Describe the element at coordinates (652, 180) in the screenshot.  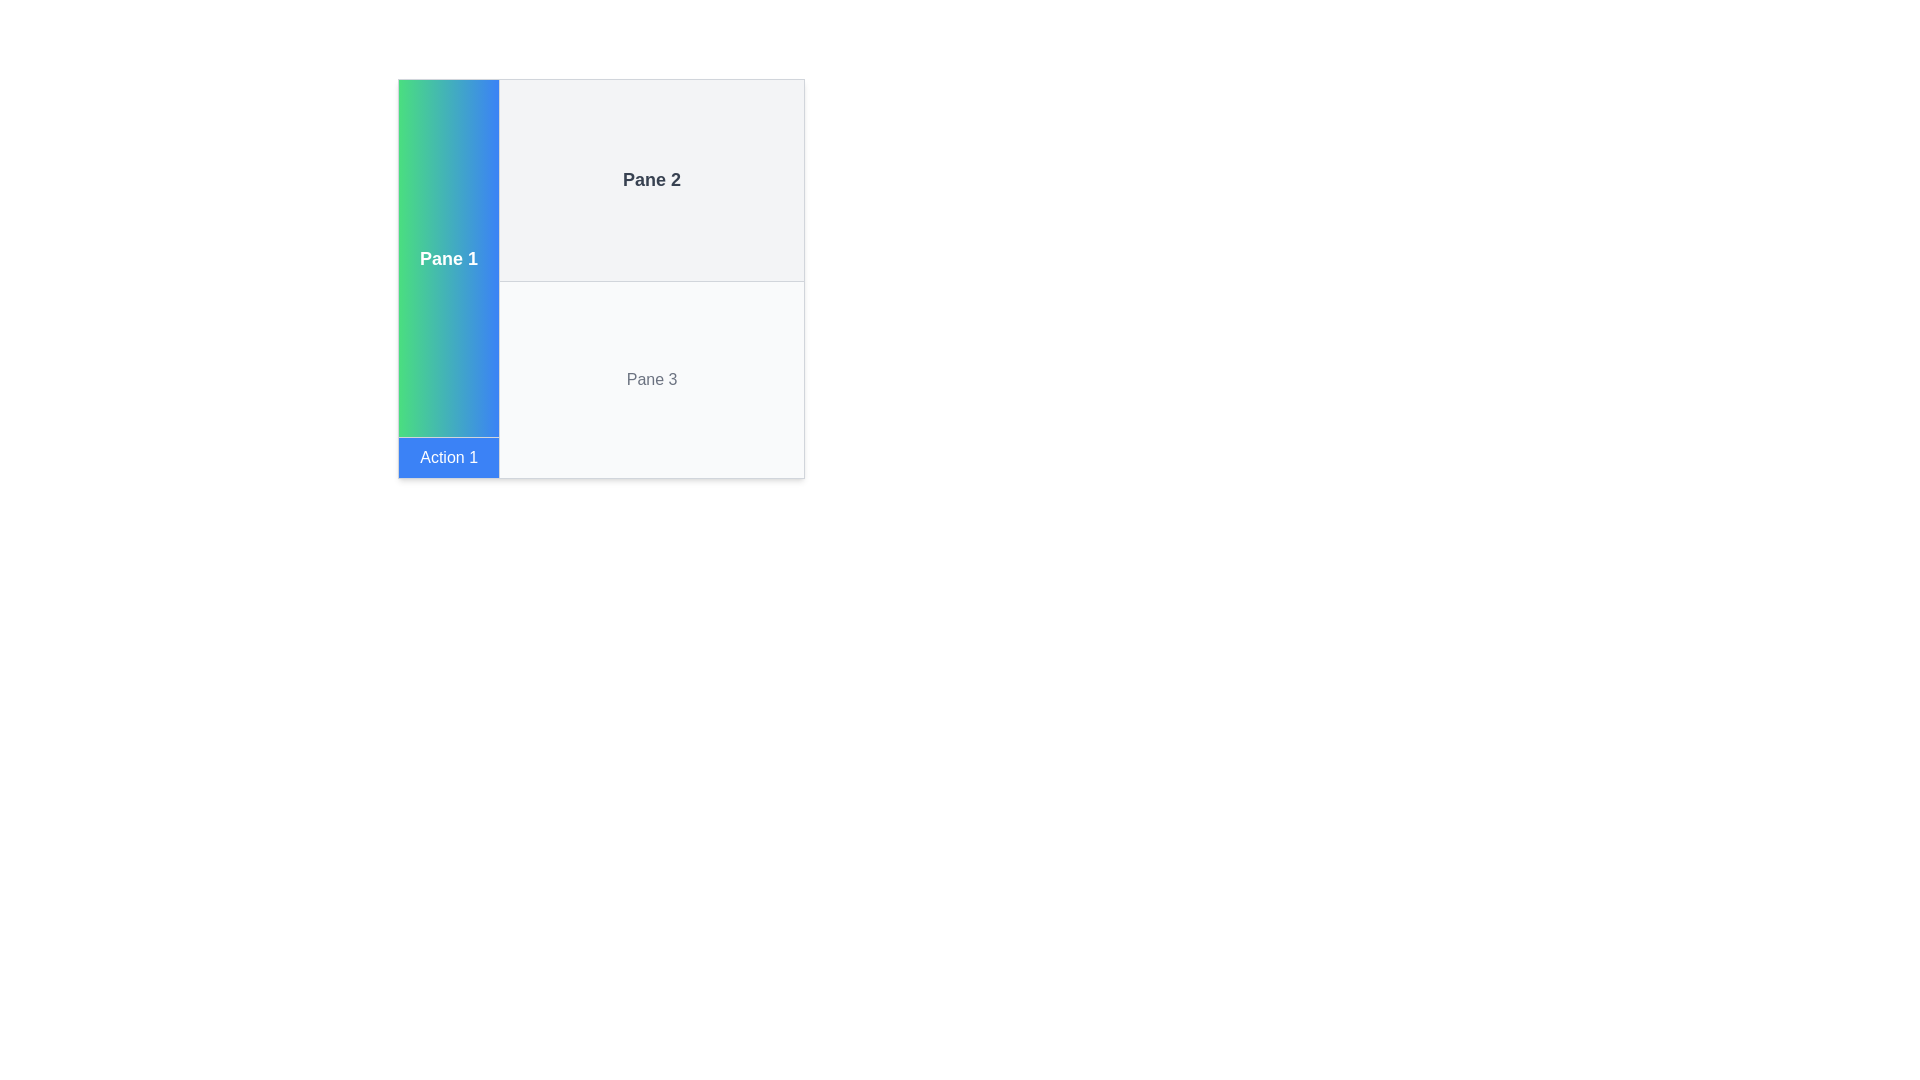
I see `the Text Label Pane identified as 'Pane 2', which is located in the top-right corner of the primary section above 'Pane 3'` at that location.